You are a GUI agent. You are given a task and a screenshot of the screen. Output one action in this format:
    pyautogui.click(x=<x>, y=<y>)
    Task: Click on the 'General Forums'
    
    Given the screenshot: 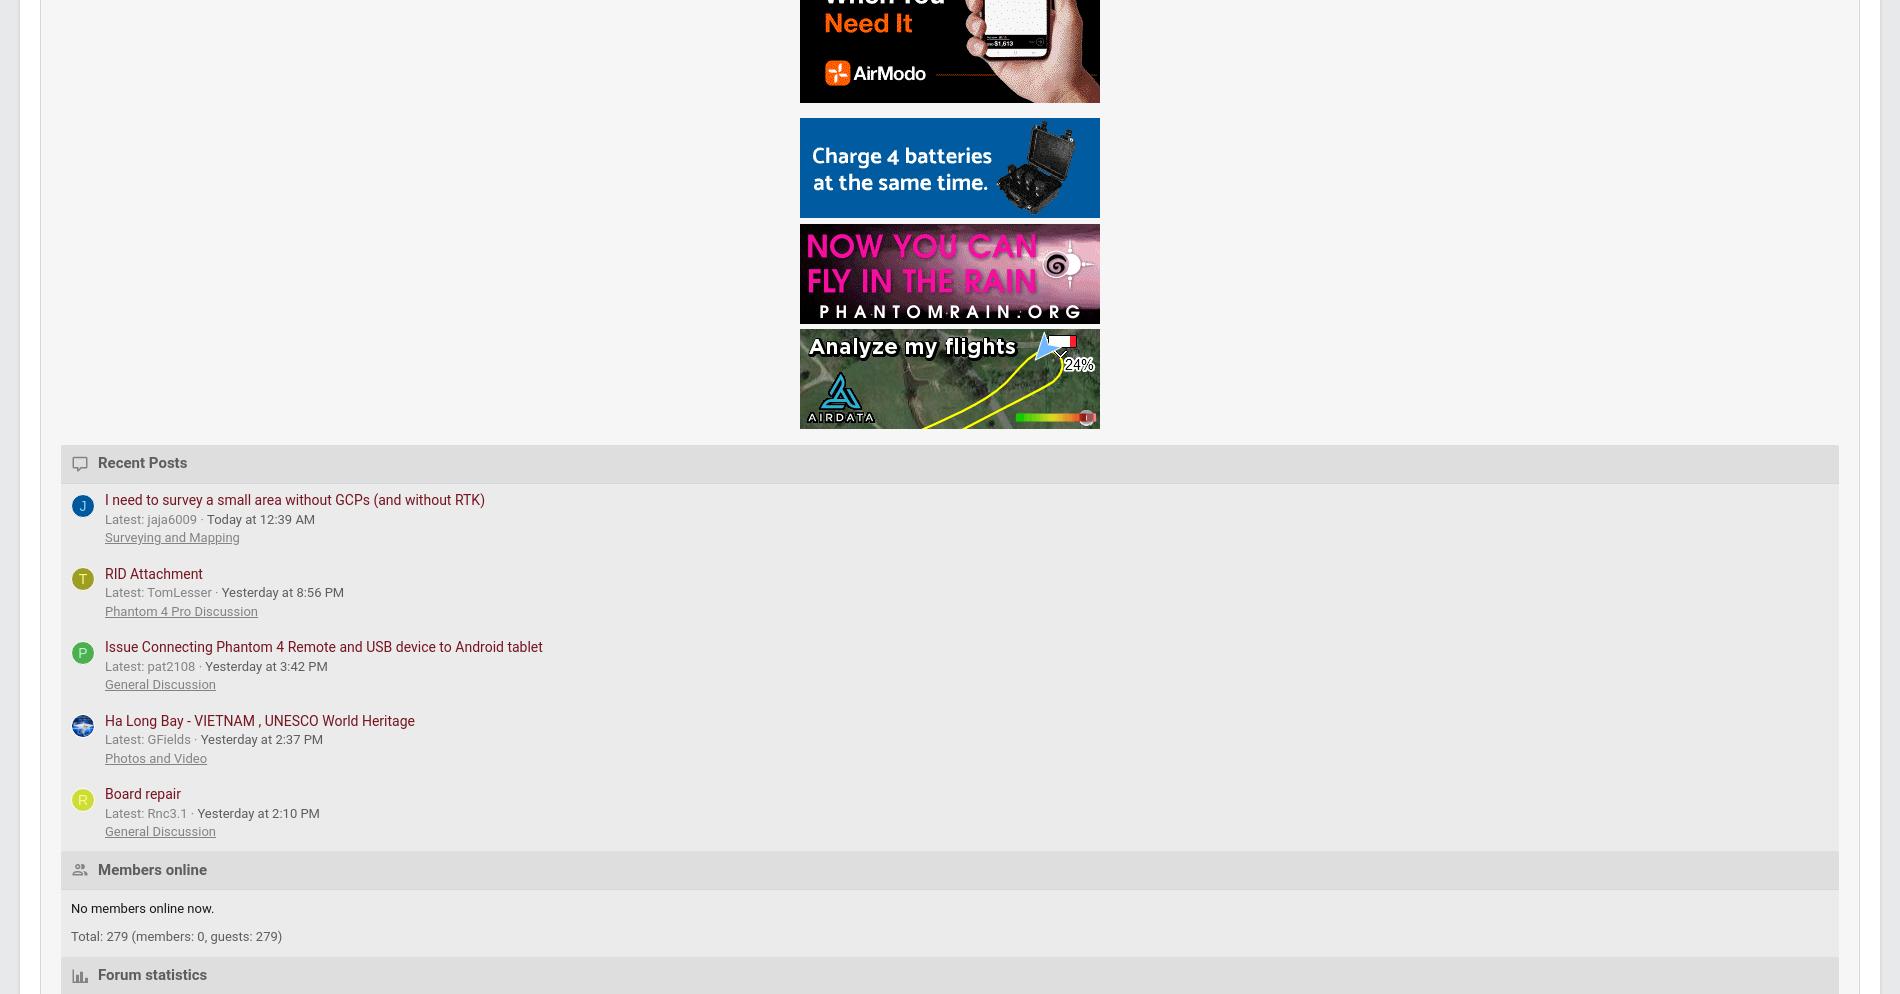 What is the action you would take?
    pyautogui.click(x=147, y=352)
    